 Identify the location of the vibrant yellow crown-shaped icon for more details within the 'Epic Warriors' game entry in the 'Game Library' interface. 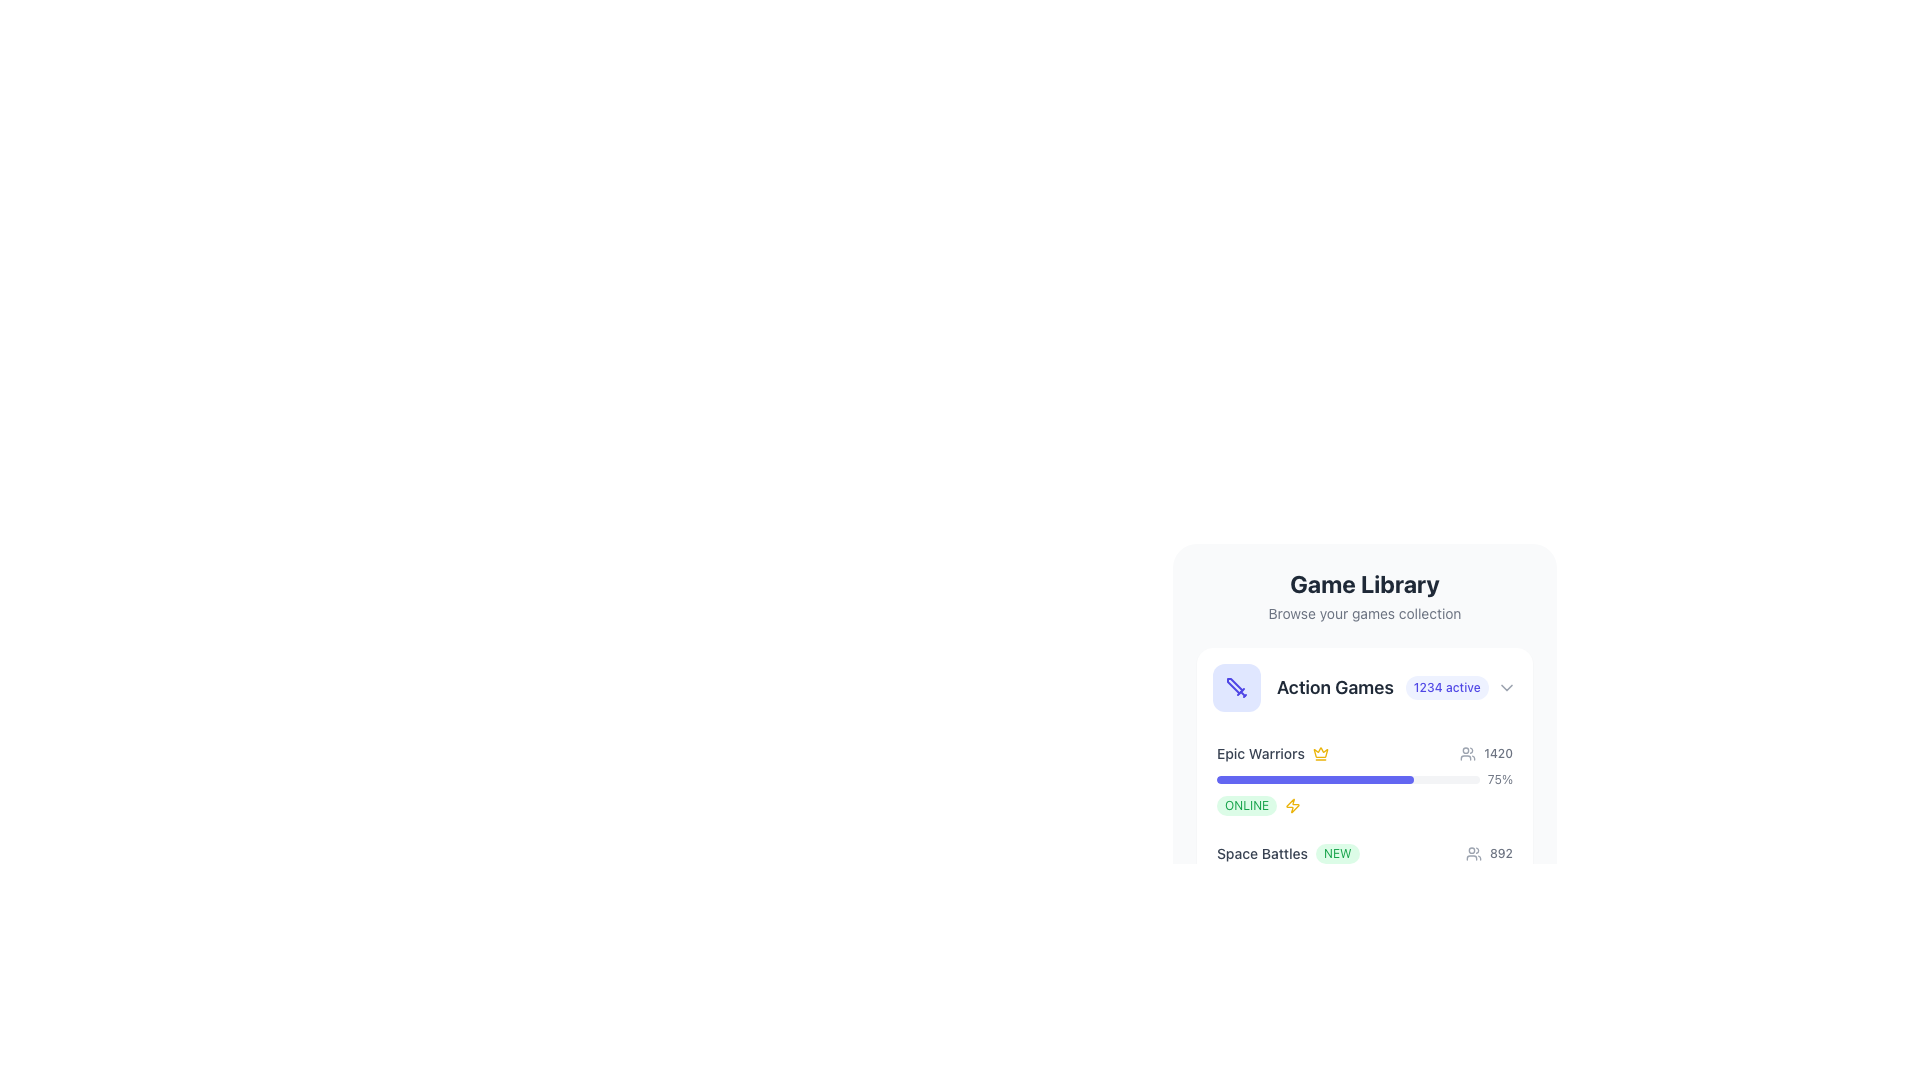
(1320, 752).